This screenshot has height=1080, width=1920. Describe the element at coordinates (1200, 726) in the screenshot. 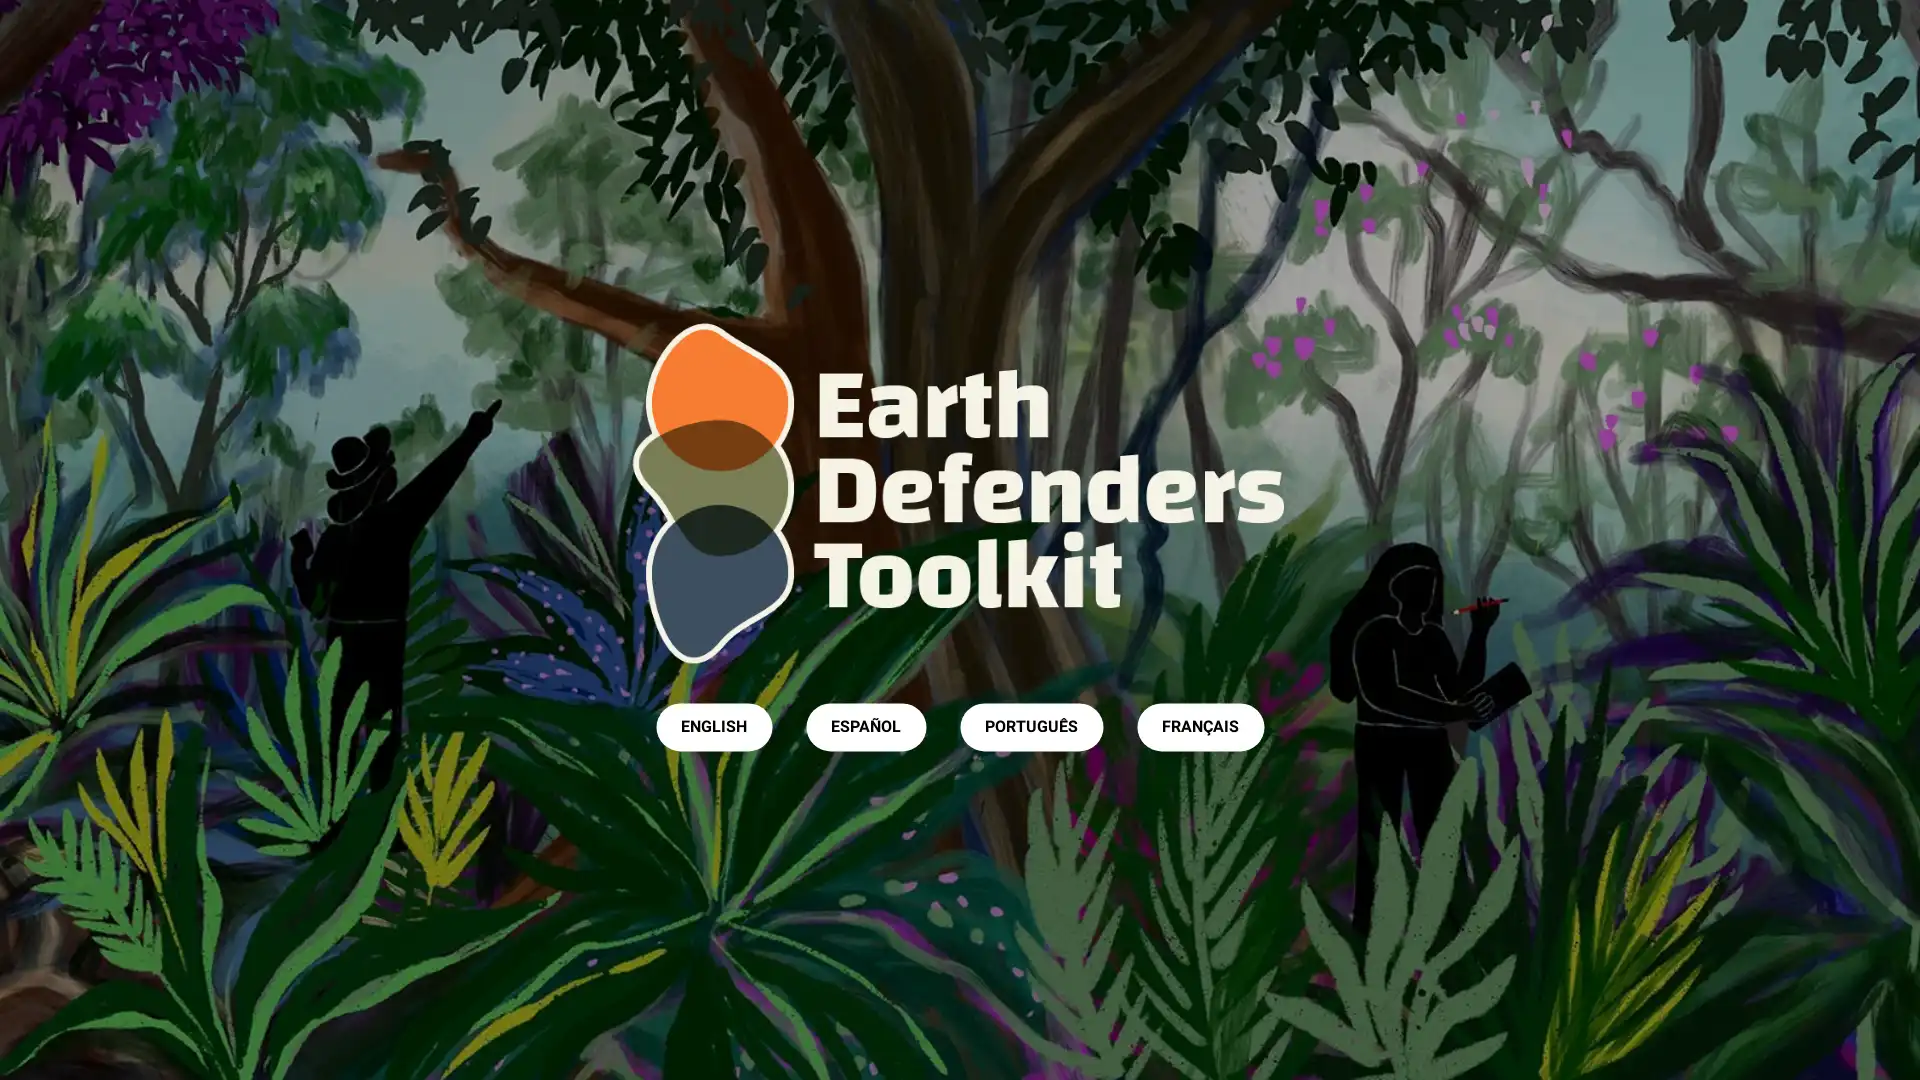

I see `FRANCAIS` at that location.